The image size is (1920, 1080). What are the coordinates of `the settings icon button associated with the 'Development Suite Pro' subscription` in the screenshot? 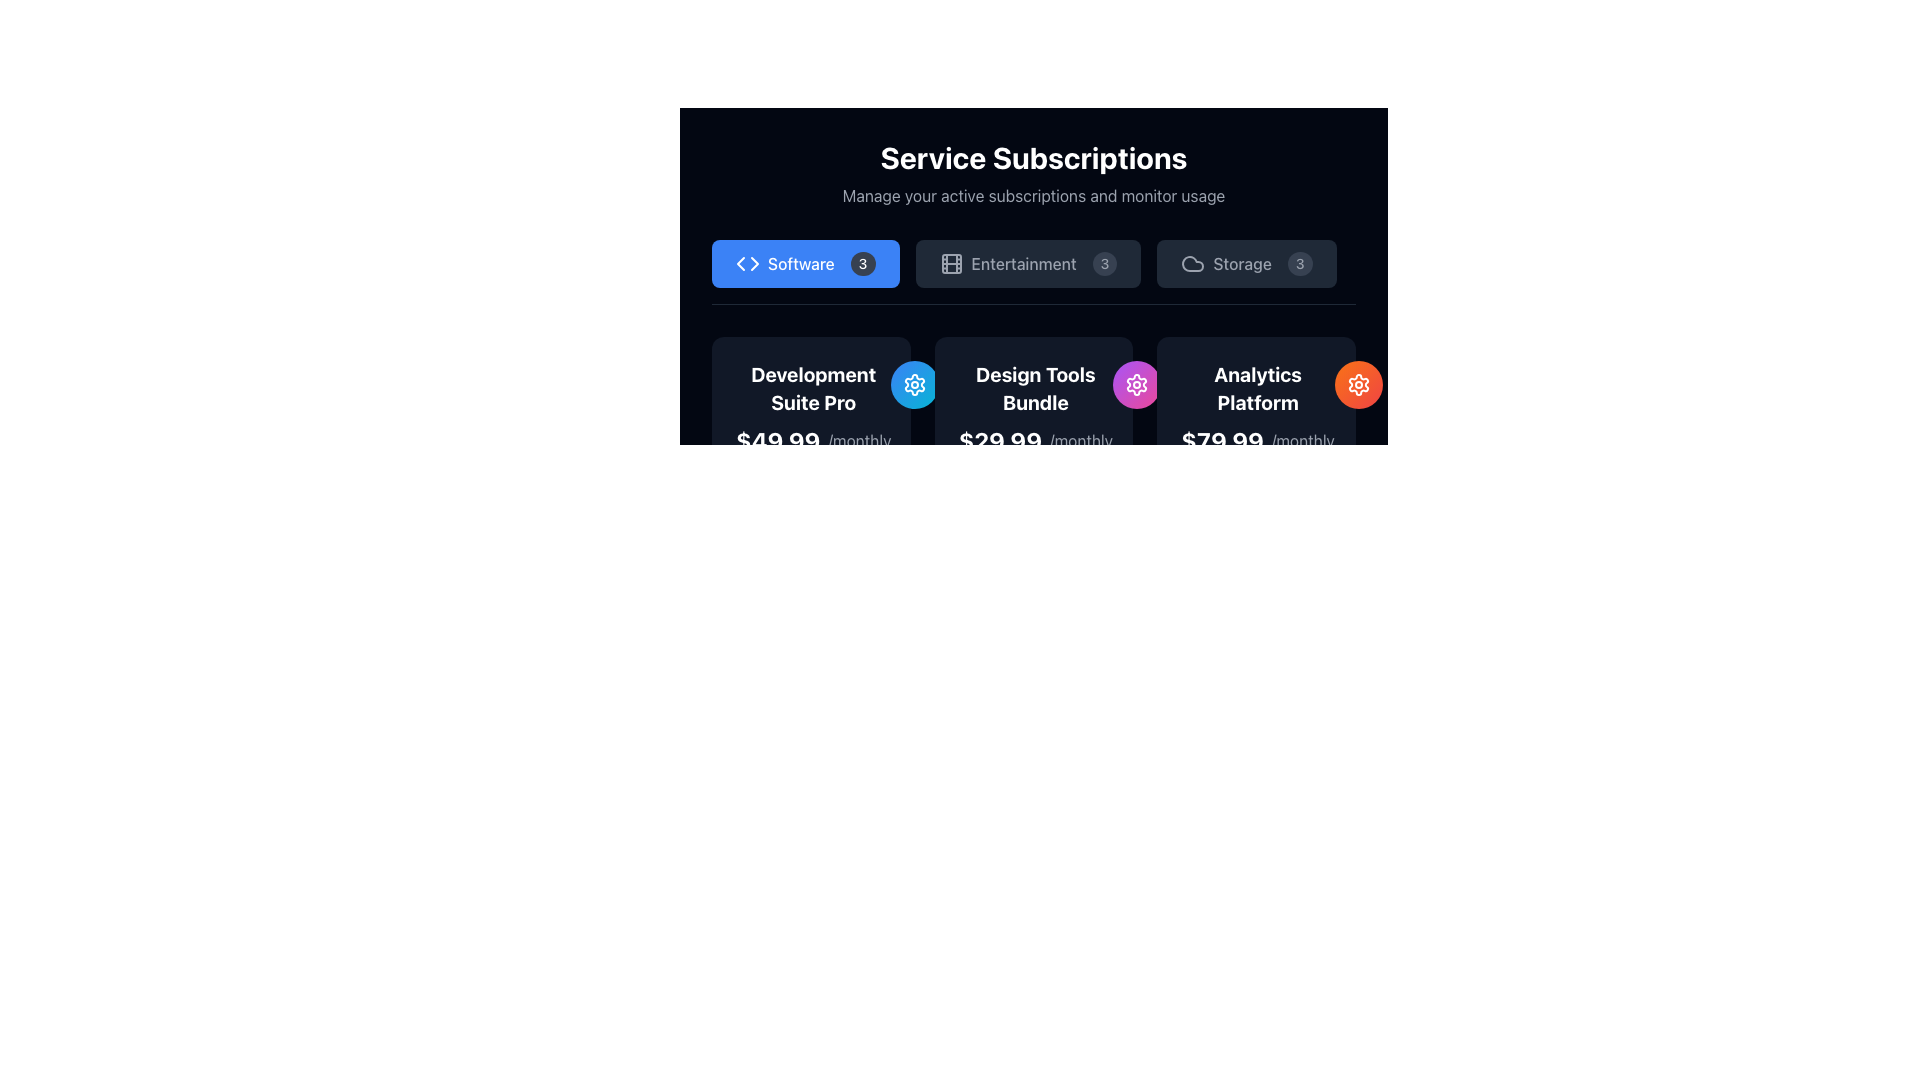 It's located at (914, 385).